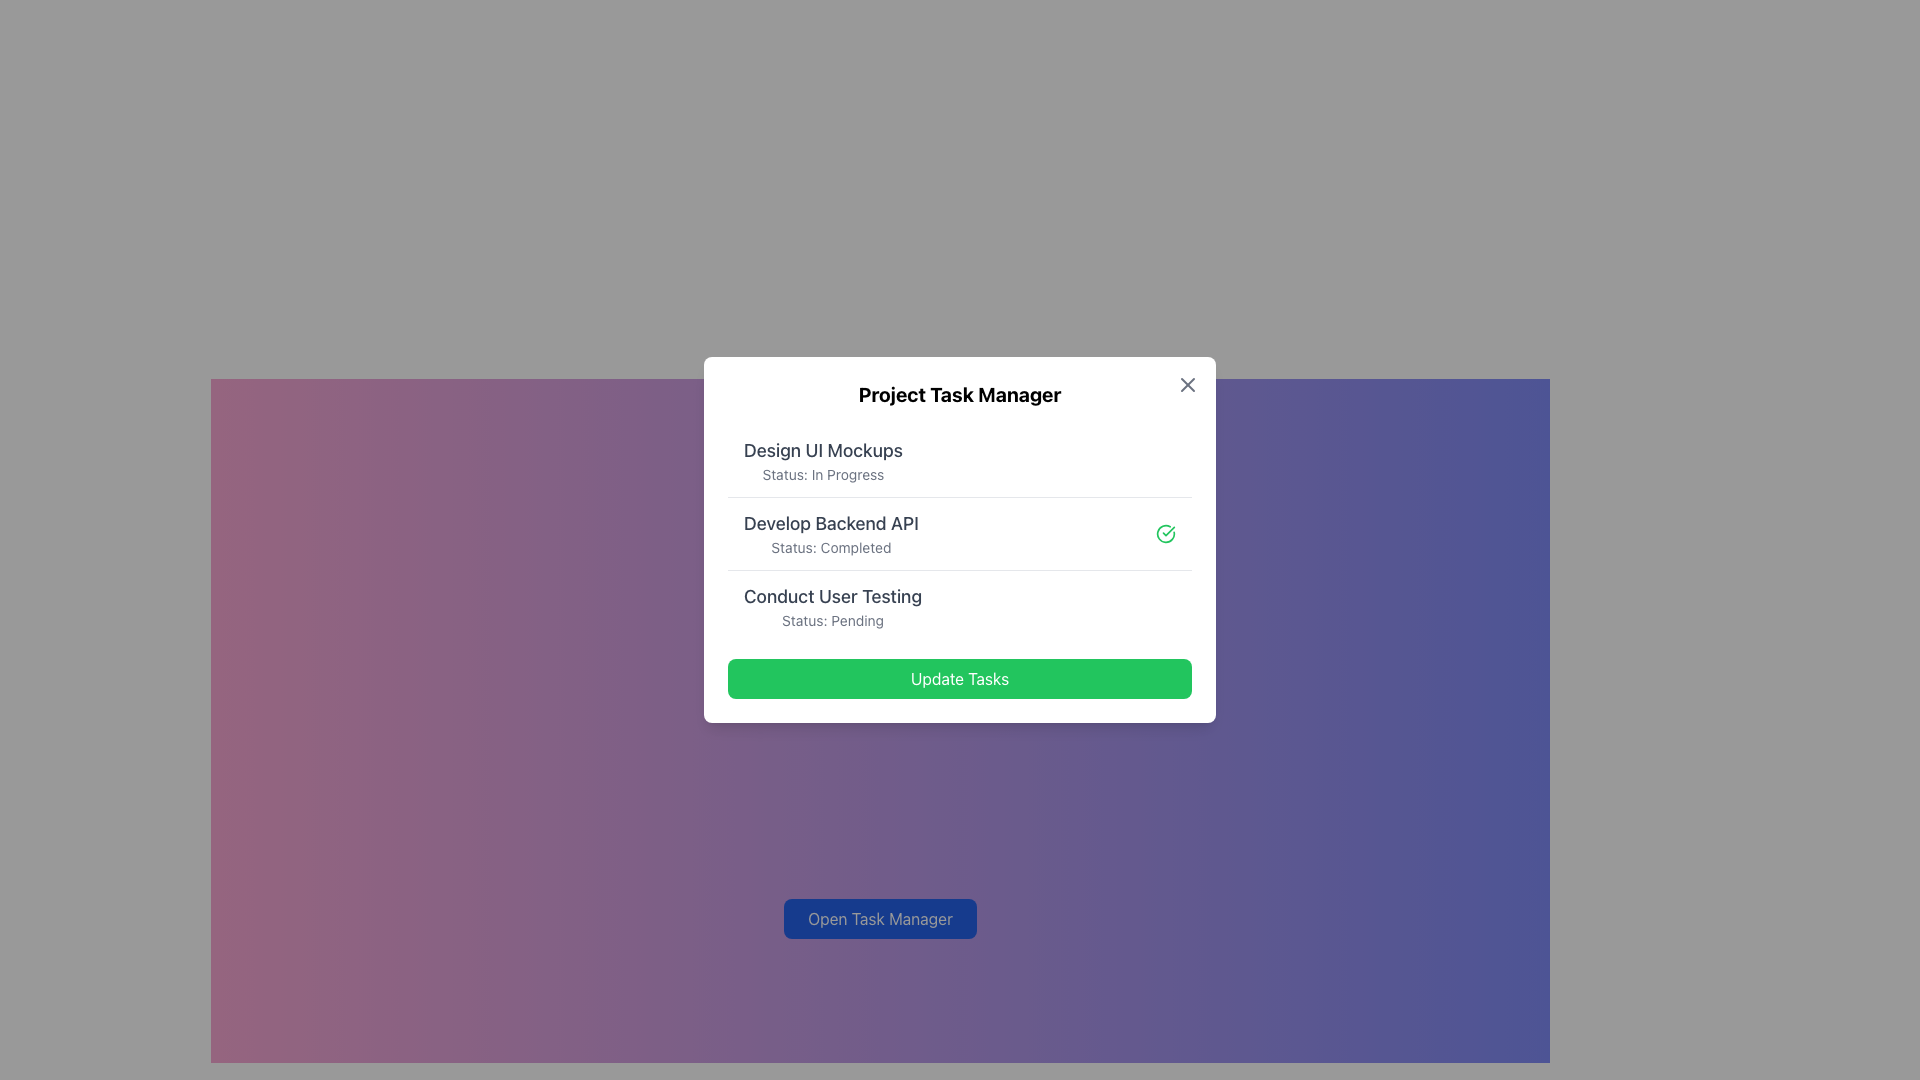  I want to click on the close button in the top-right corner of the 'Project Task Manager' dialog box to change its color, so click(1188, 385).